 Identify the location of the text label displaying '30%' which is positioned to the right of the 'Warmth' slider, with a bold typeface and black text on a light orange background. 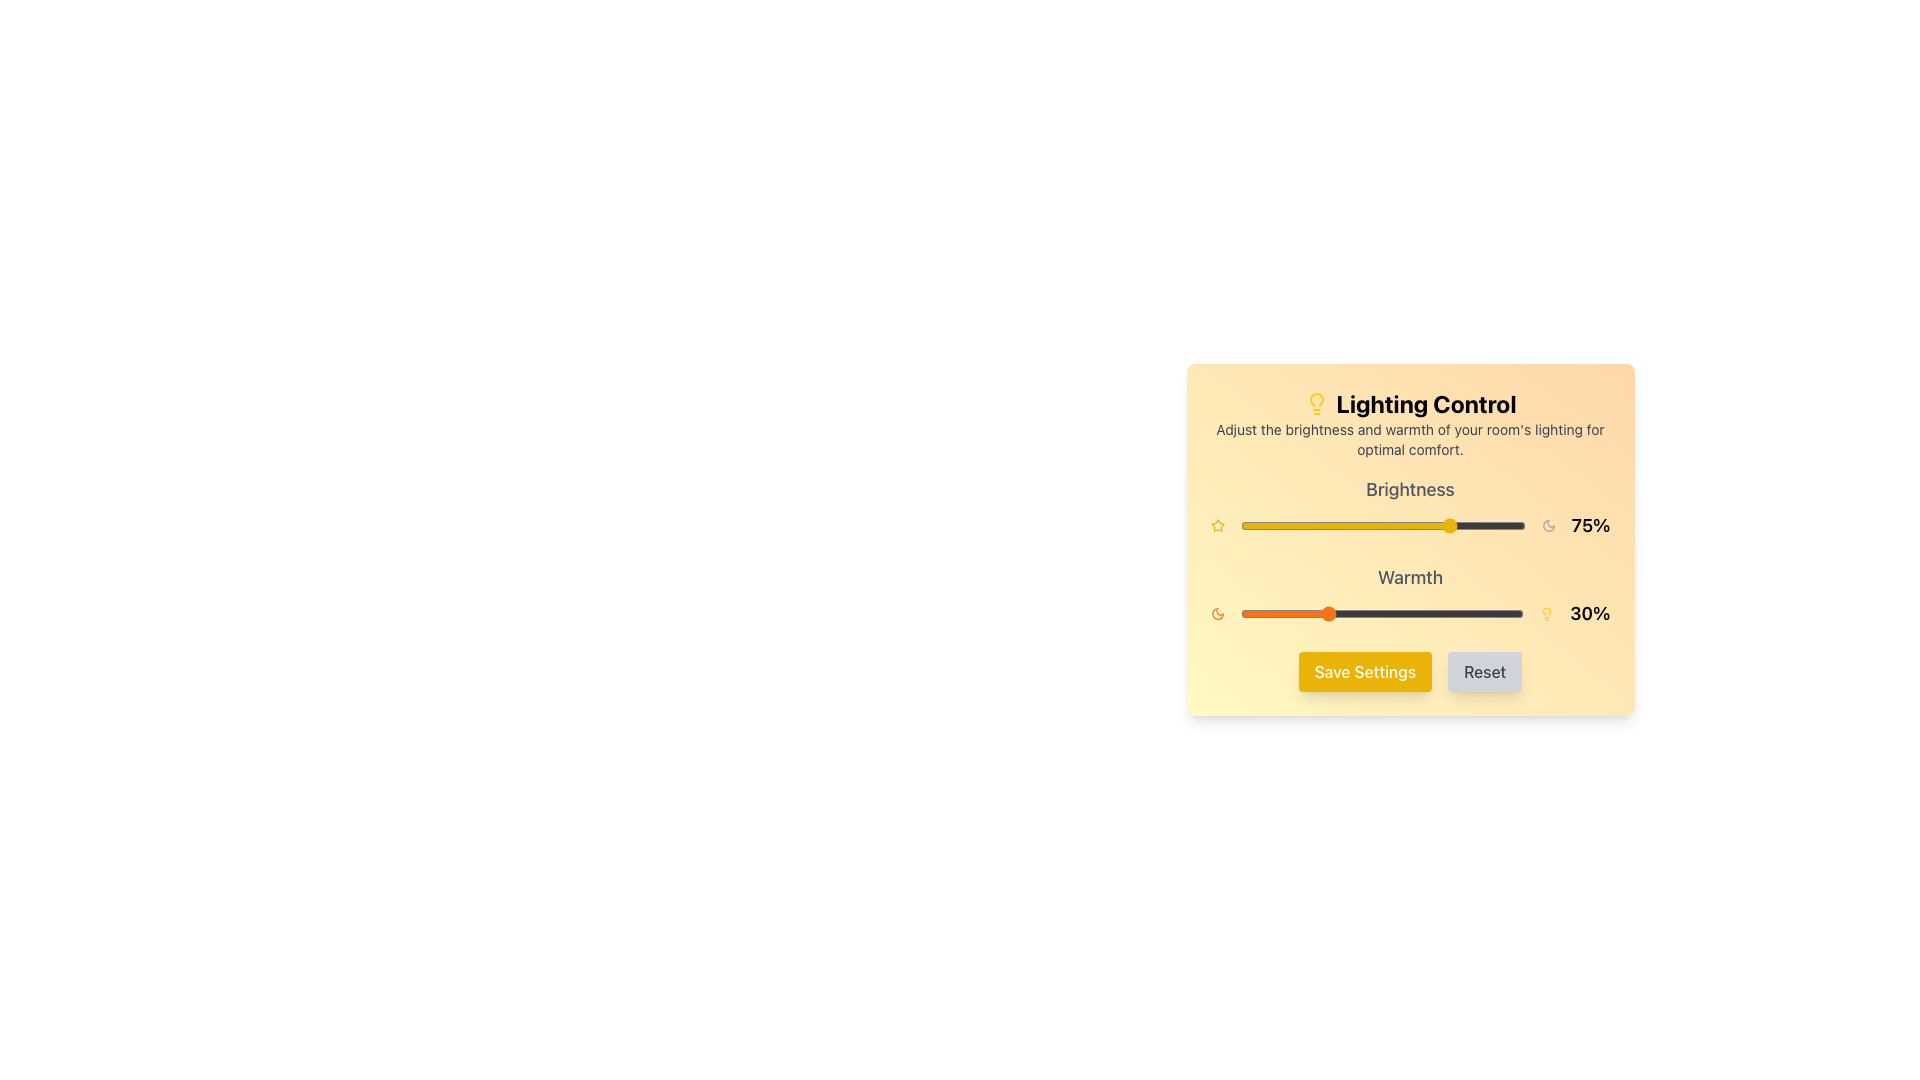
(1589, 612).